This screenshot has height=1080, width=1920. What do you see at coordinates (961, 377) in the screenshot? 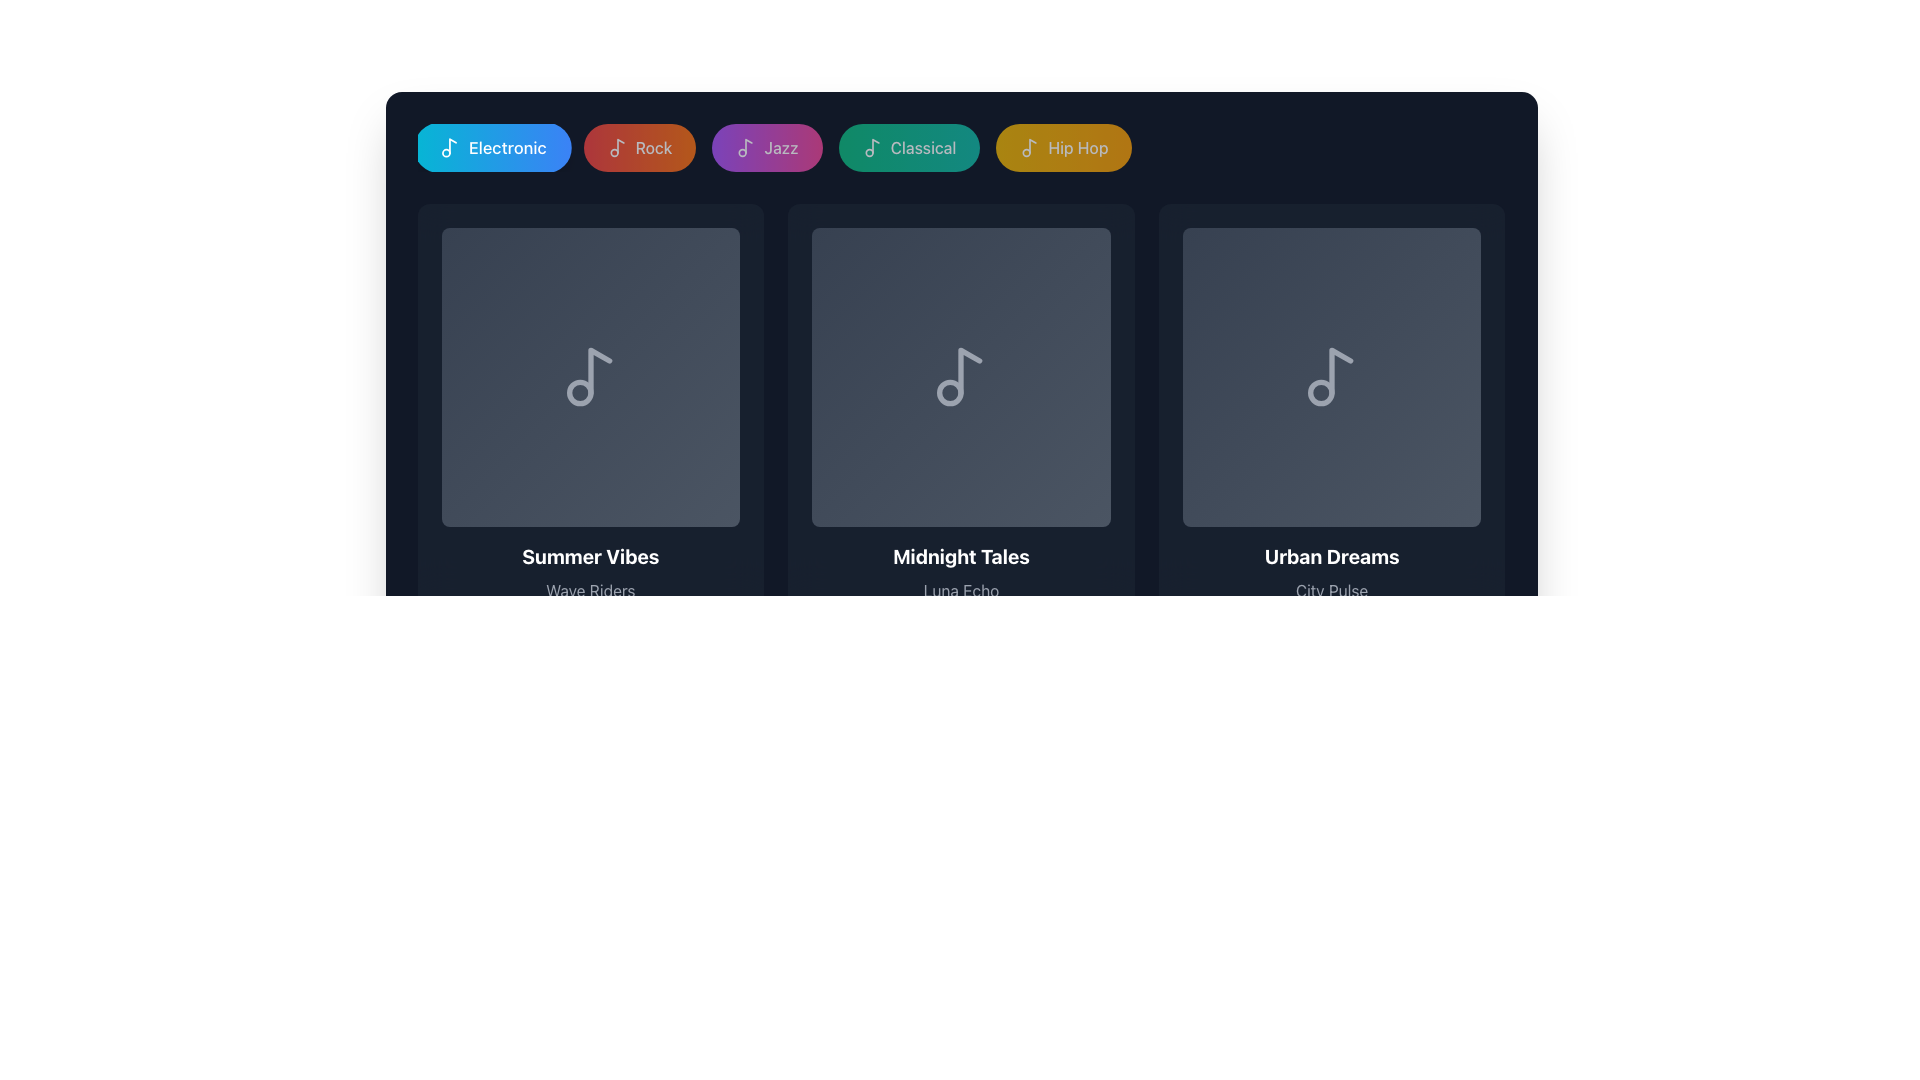
I see `the music-related item icon, which is centered` at bounding box center [961, 377].